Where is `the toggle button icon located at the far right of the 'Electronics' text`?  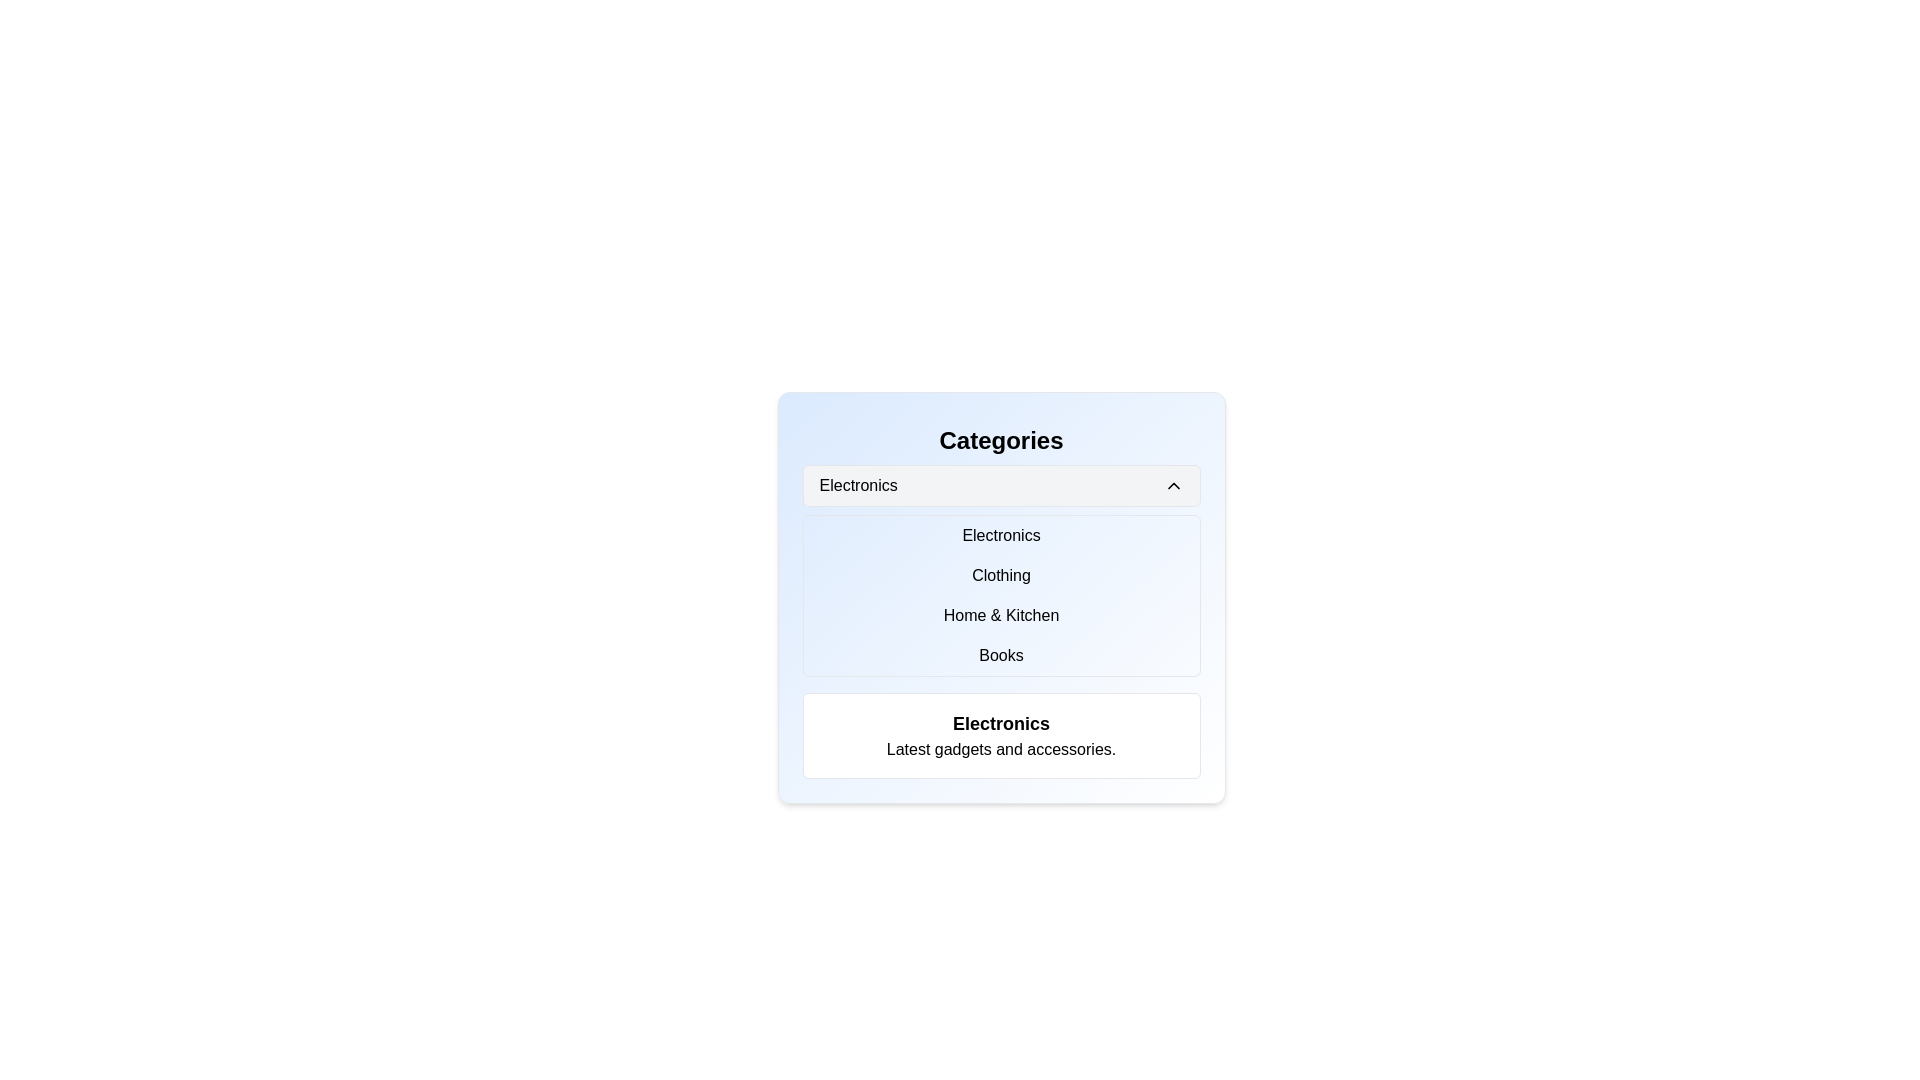
the toggle button icon located at the far right of the 'Electronics' text is located at coordinates (1173, 486).